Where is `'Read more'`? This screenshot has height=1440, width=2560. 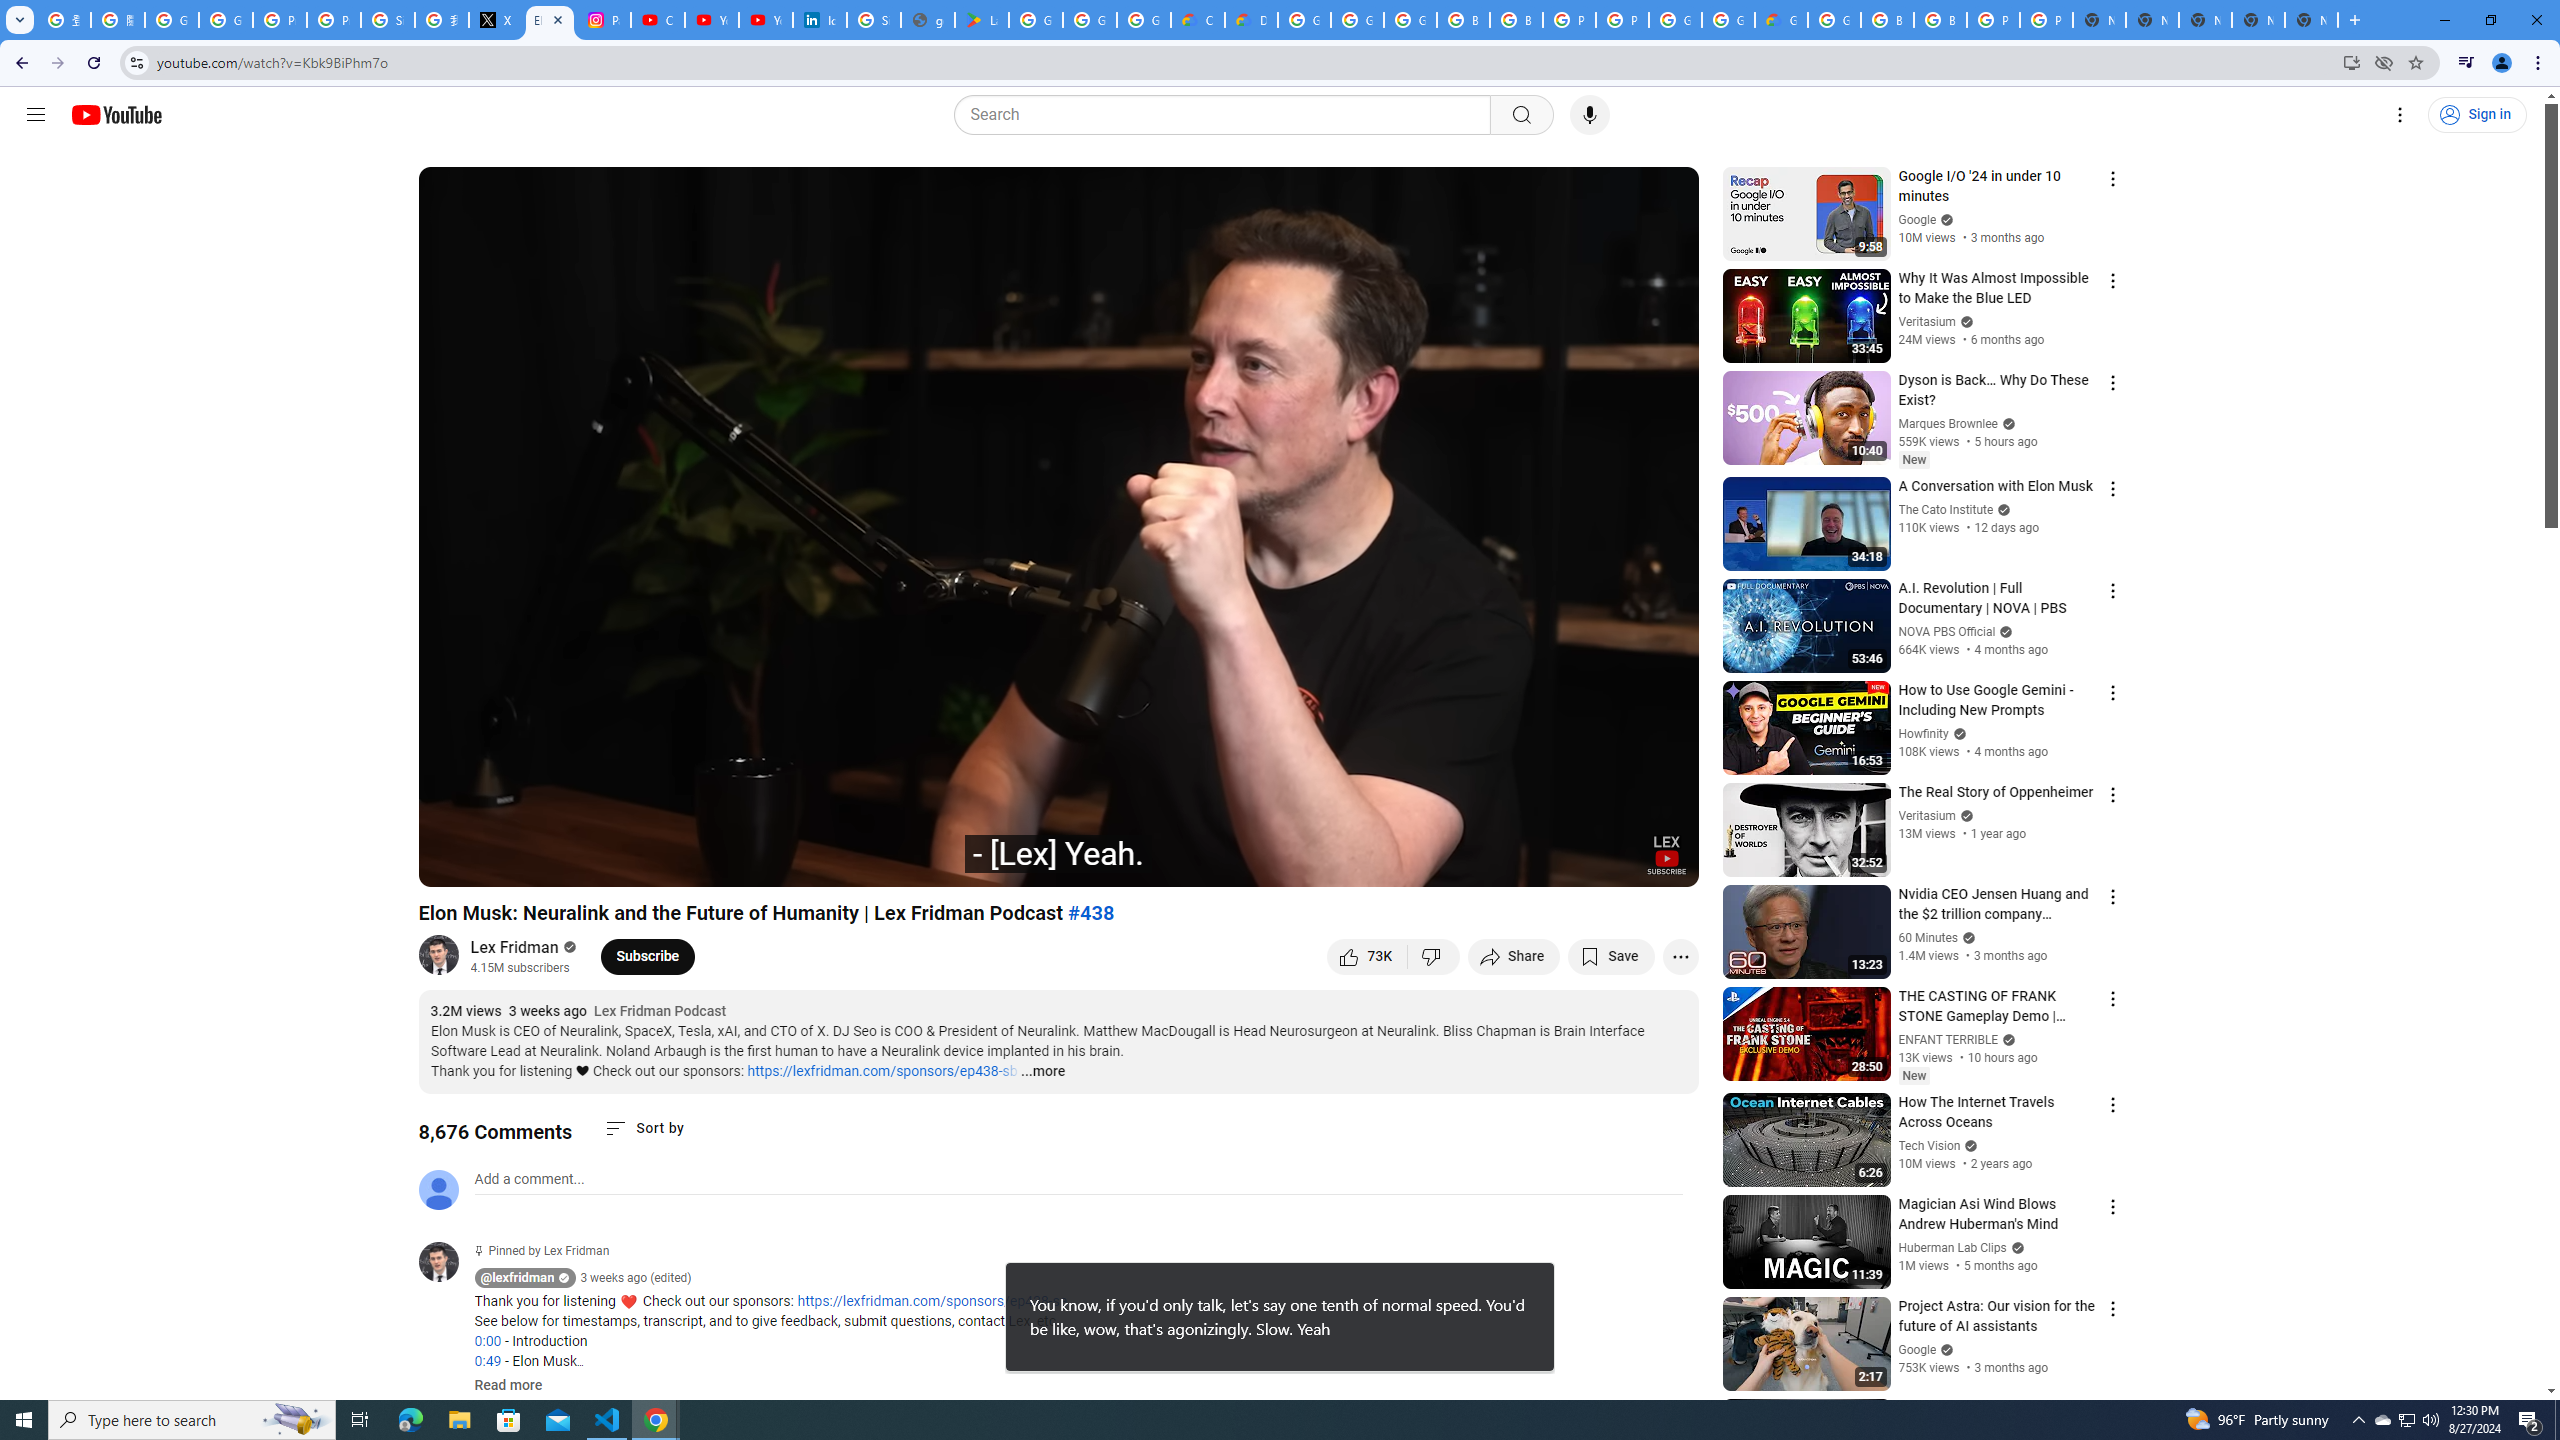 'Read more' is located at coordinates (507, 1386).